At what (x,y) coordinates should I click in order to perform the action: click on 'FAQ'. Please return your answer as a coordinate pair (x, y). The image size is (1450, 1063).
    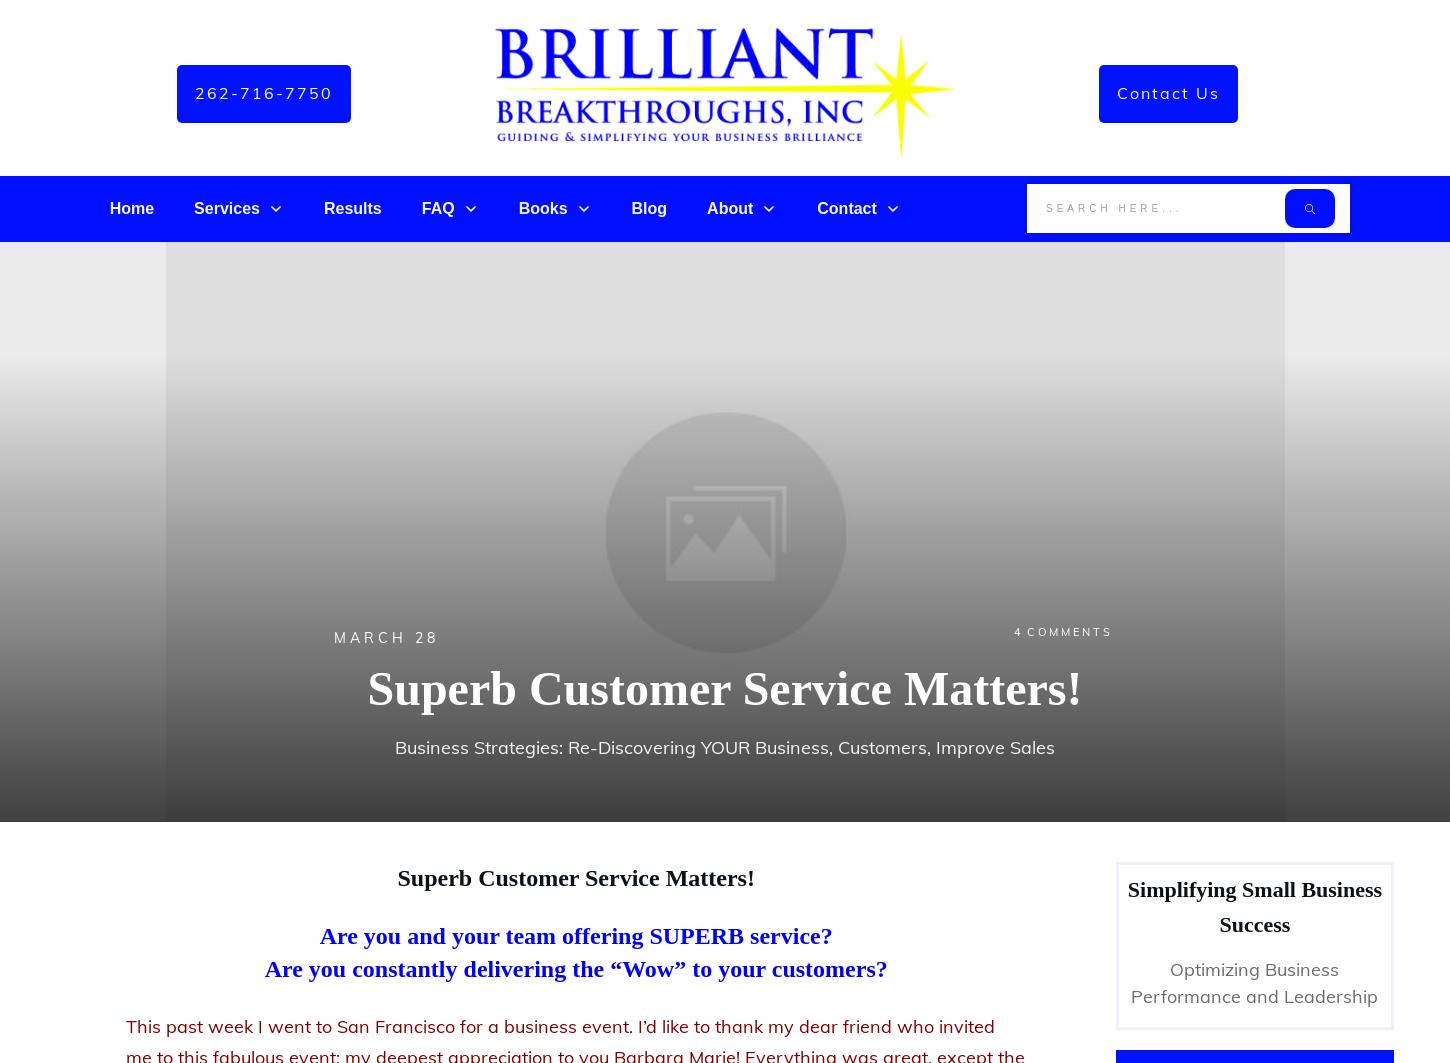
    Looking at the image, I should click on (419, 208).